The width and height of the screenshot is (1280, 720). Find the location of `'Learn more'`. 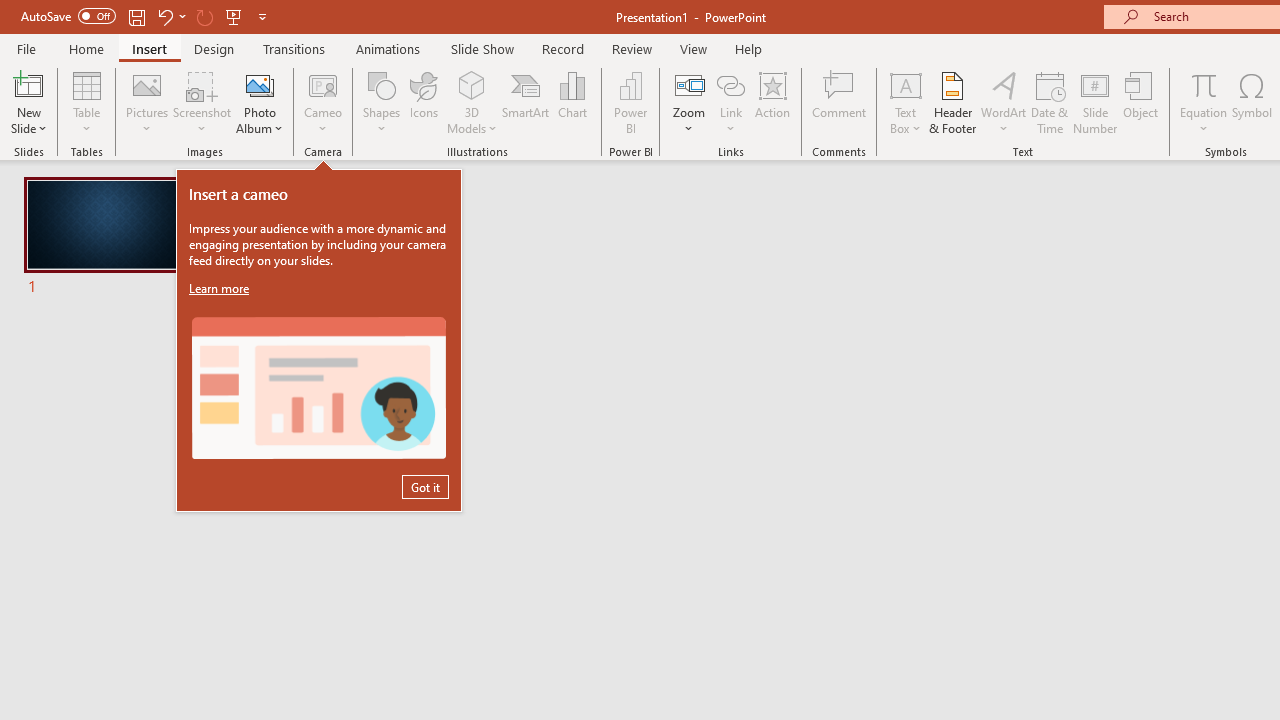

'Learn more' is located at coordinates (221, 288).